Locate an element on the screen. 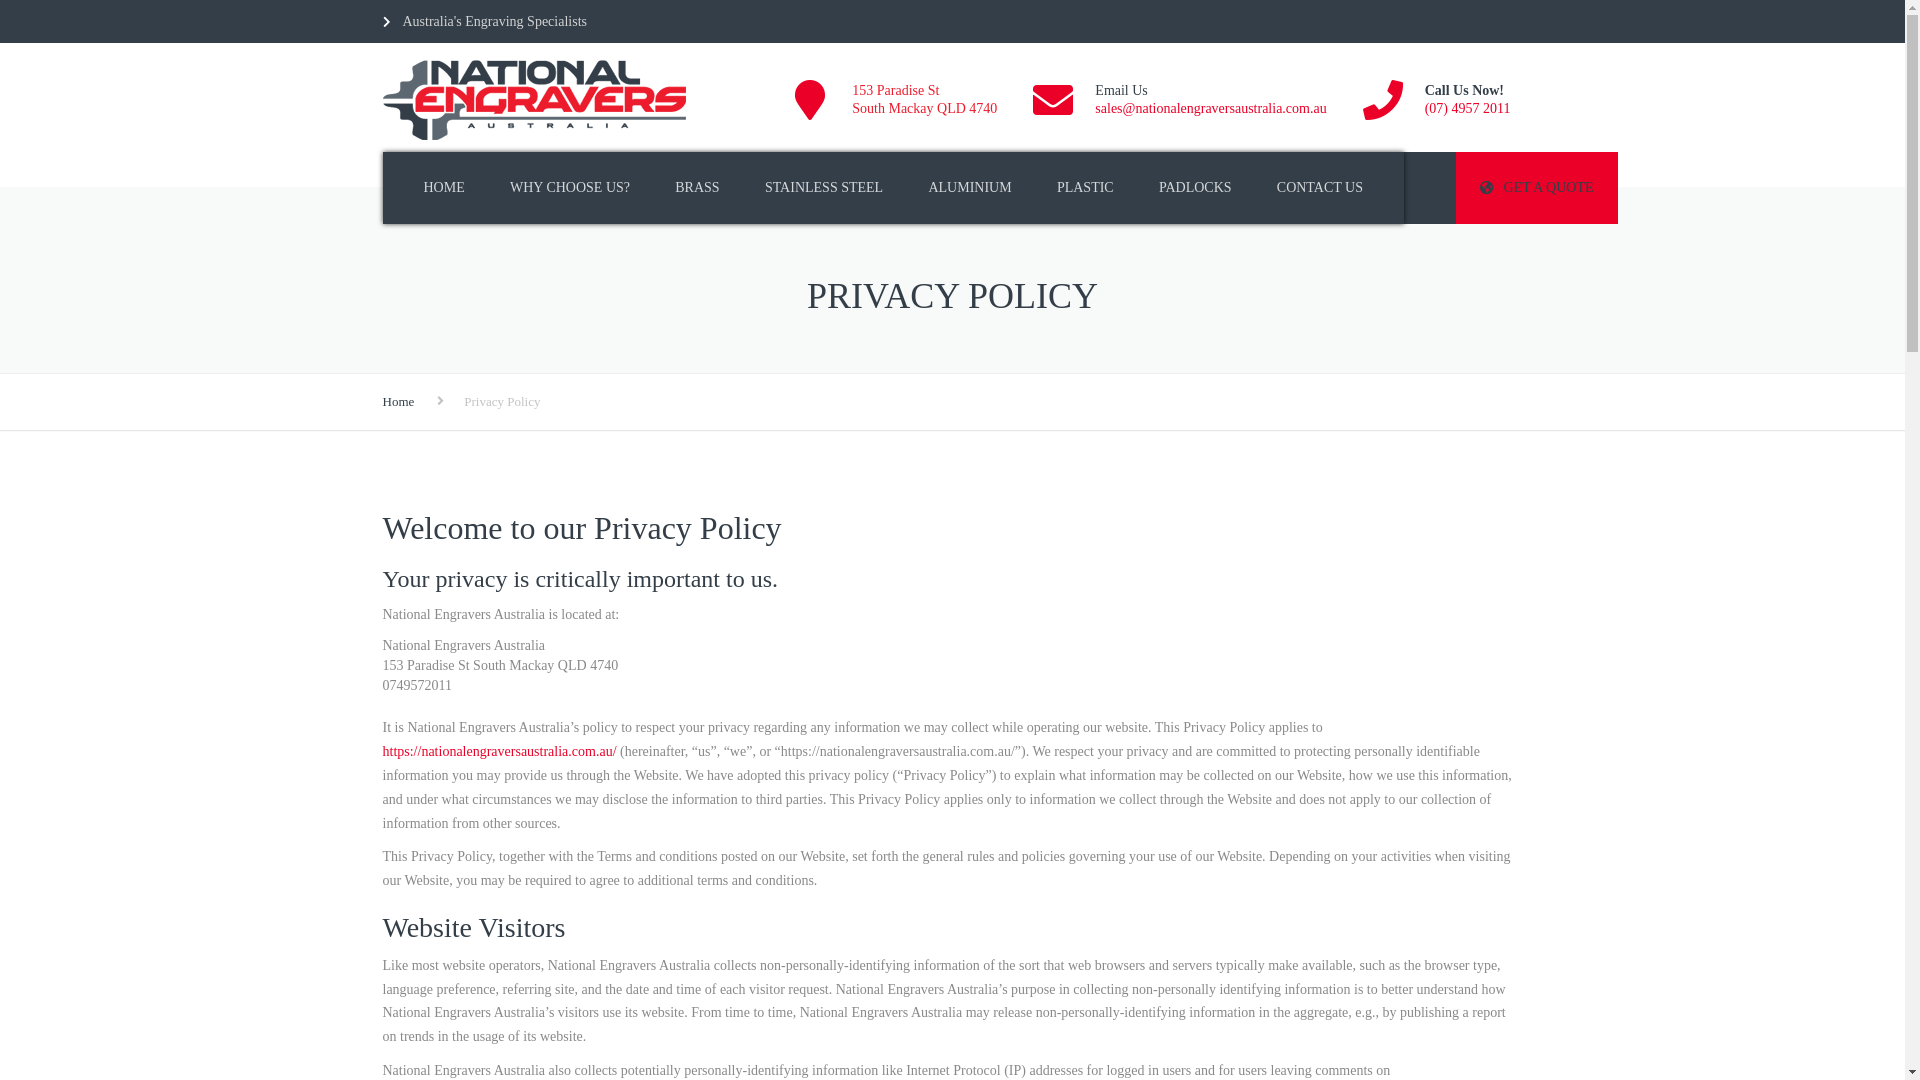 This screenshot has width=1920, height=1080. '(07) 4957 2011' is located at coordinates (1468, 108).